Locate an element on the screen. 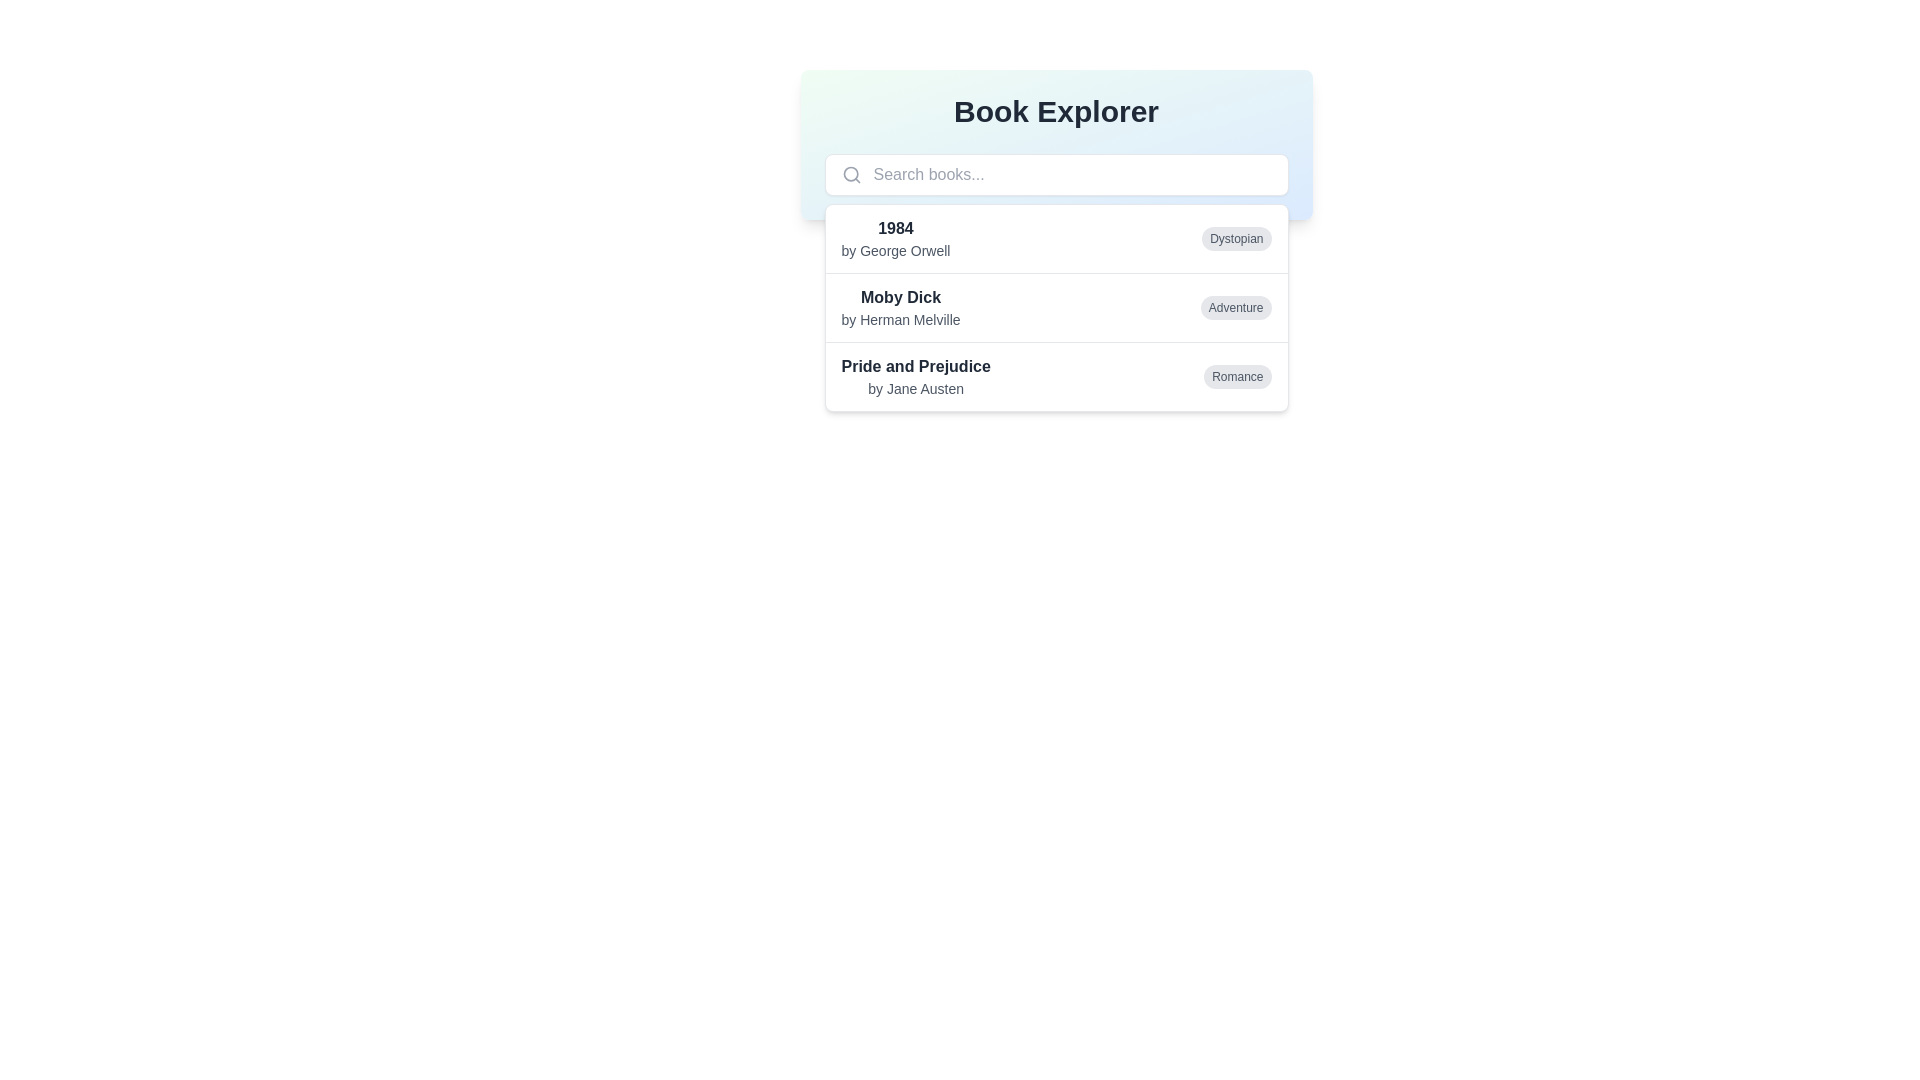 This screenshot has height=1080, width=1920. the non-interactive text label providing information about the author of the book 'Moby Dick', which is positioned below the title and aligned to its left edge is located at coordinates (900, 319).